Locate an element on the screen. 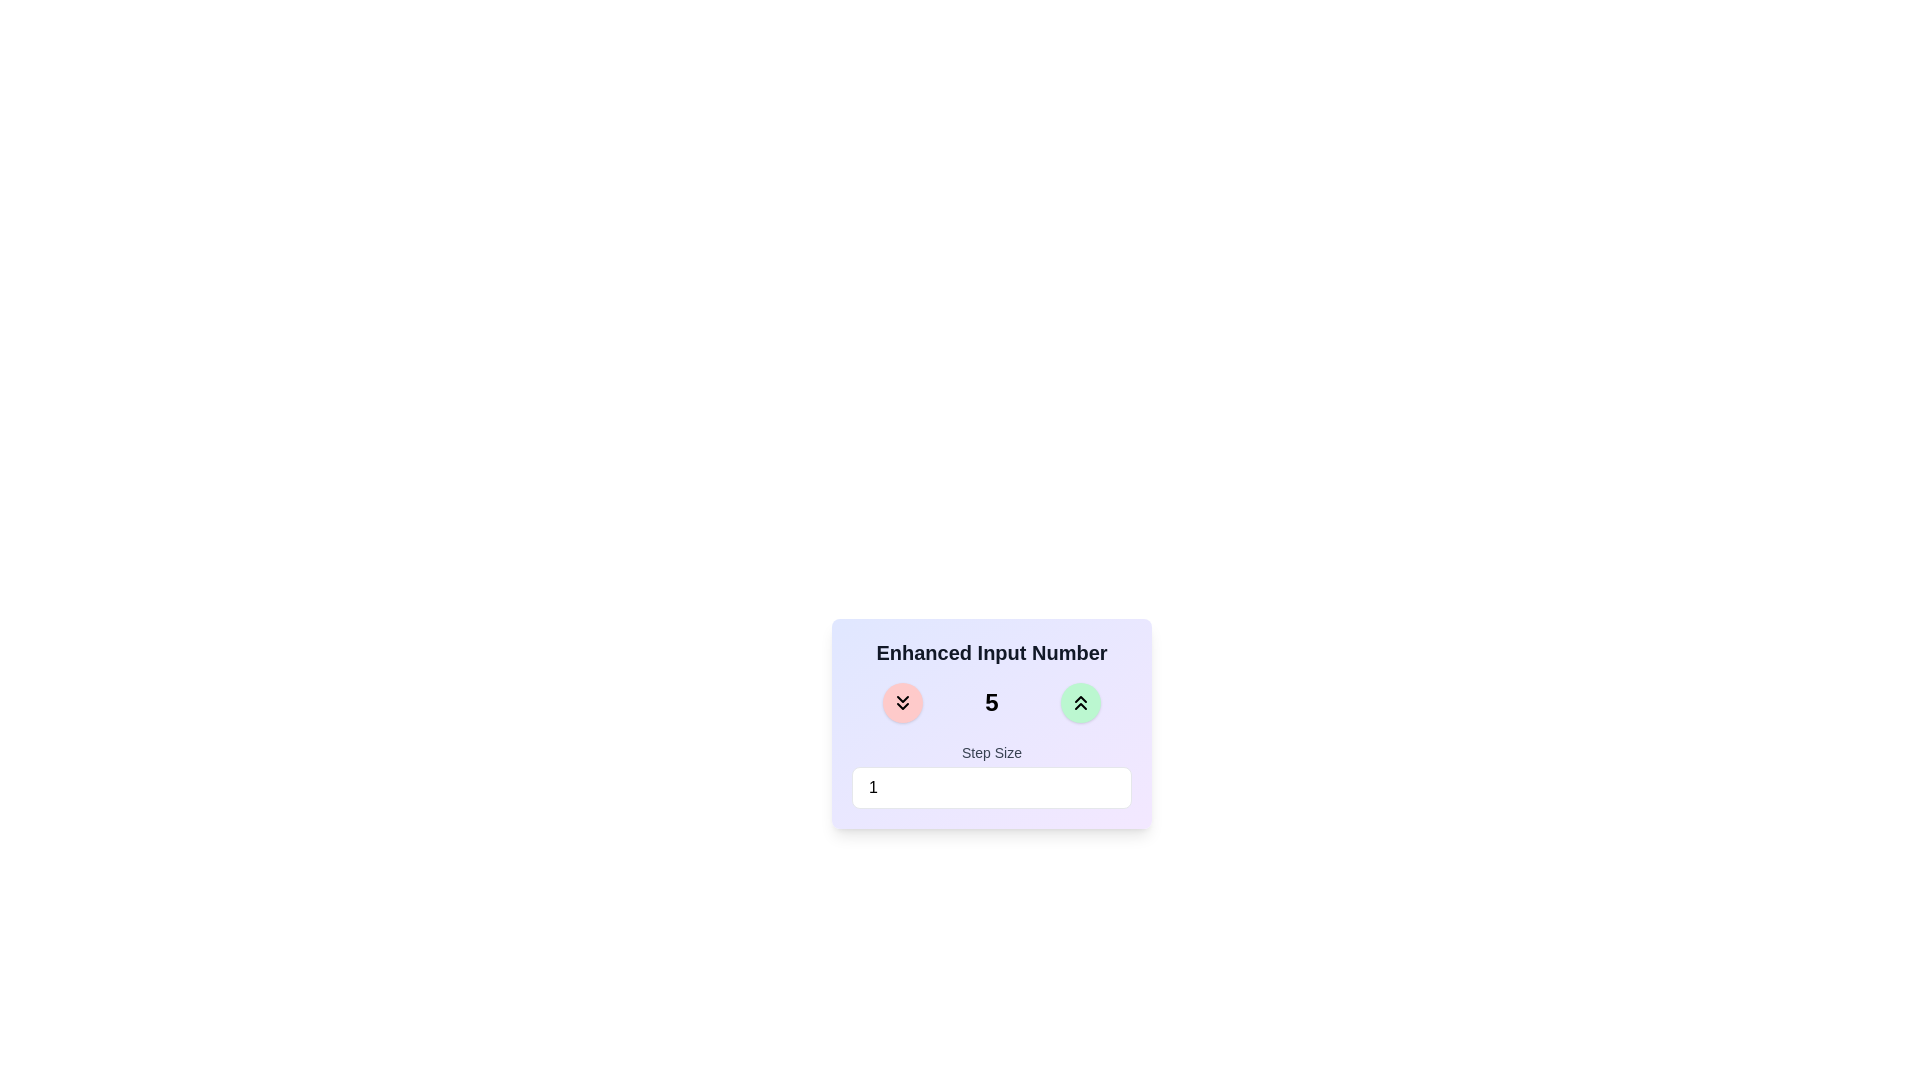 The image size is (1920, 1080). and activate the Icon button located on the top-left of the 'Enhanced Input Number' panel is located at coordinates (902, 701).